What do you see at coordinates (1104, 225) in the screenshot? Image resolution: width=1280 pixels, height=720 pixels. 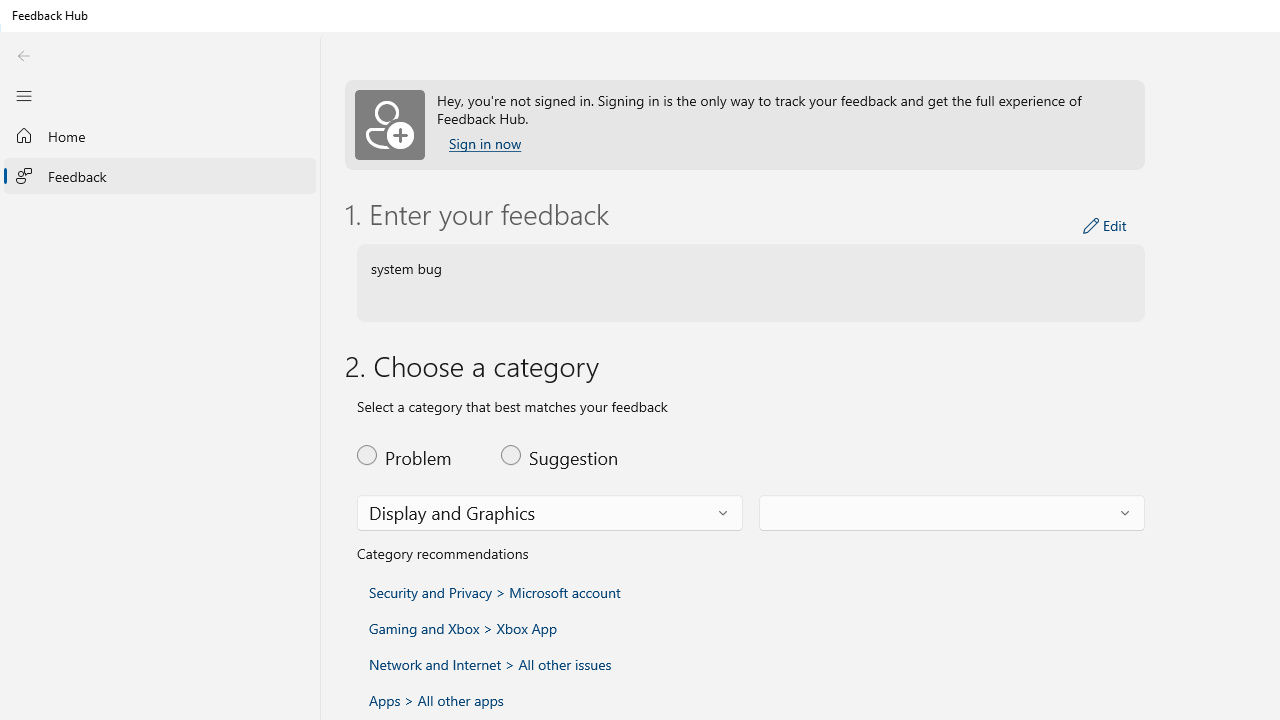 I see `'Edit your feedback details'` at bounding box center [1104, 225].